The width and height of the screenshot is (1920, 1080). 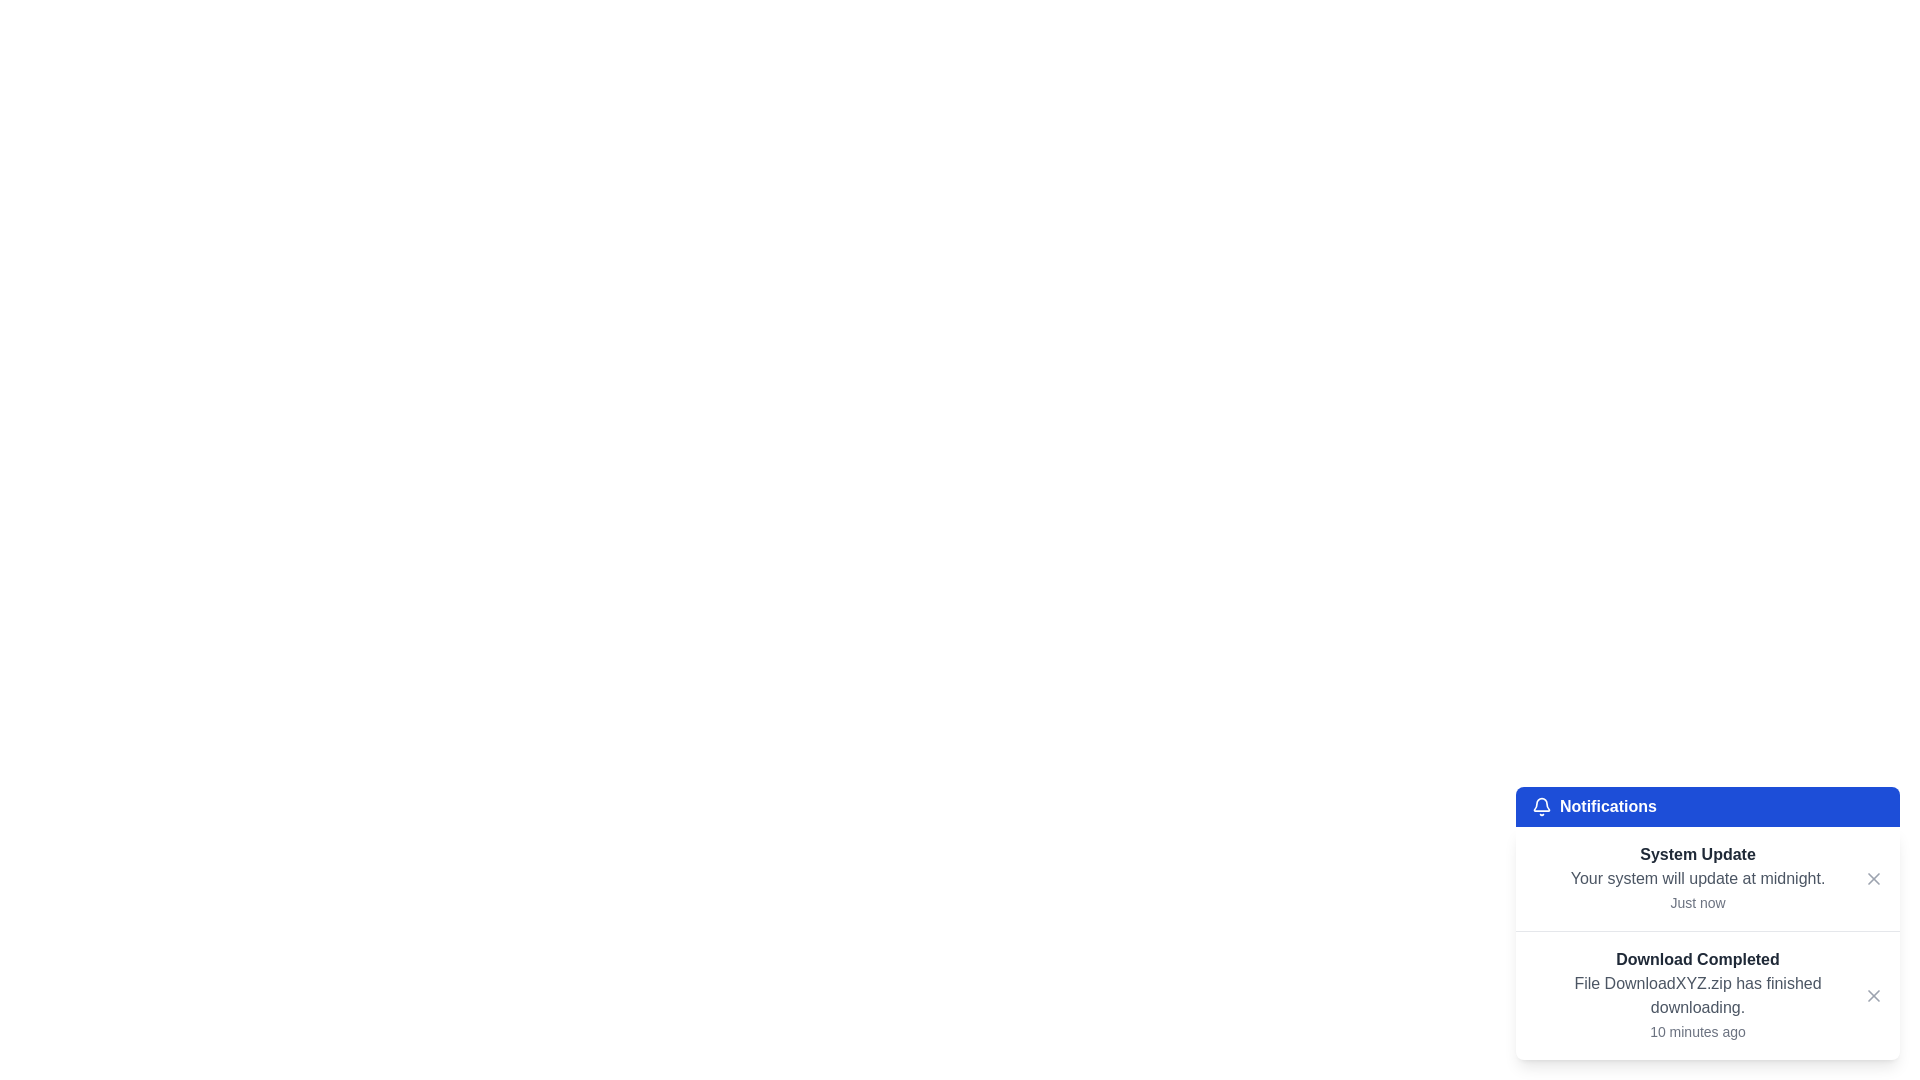 I want to click on the notification card that contains the title 'System Update' and the message 'Your system will update at midnight.', so click(x=1707, y=878).